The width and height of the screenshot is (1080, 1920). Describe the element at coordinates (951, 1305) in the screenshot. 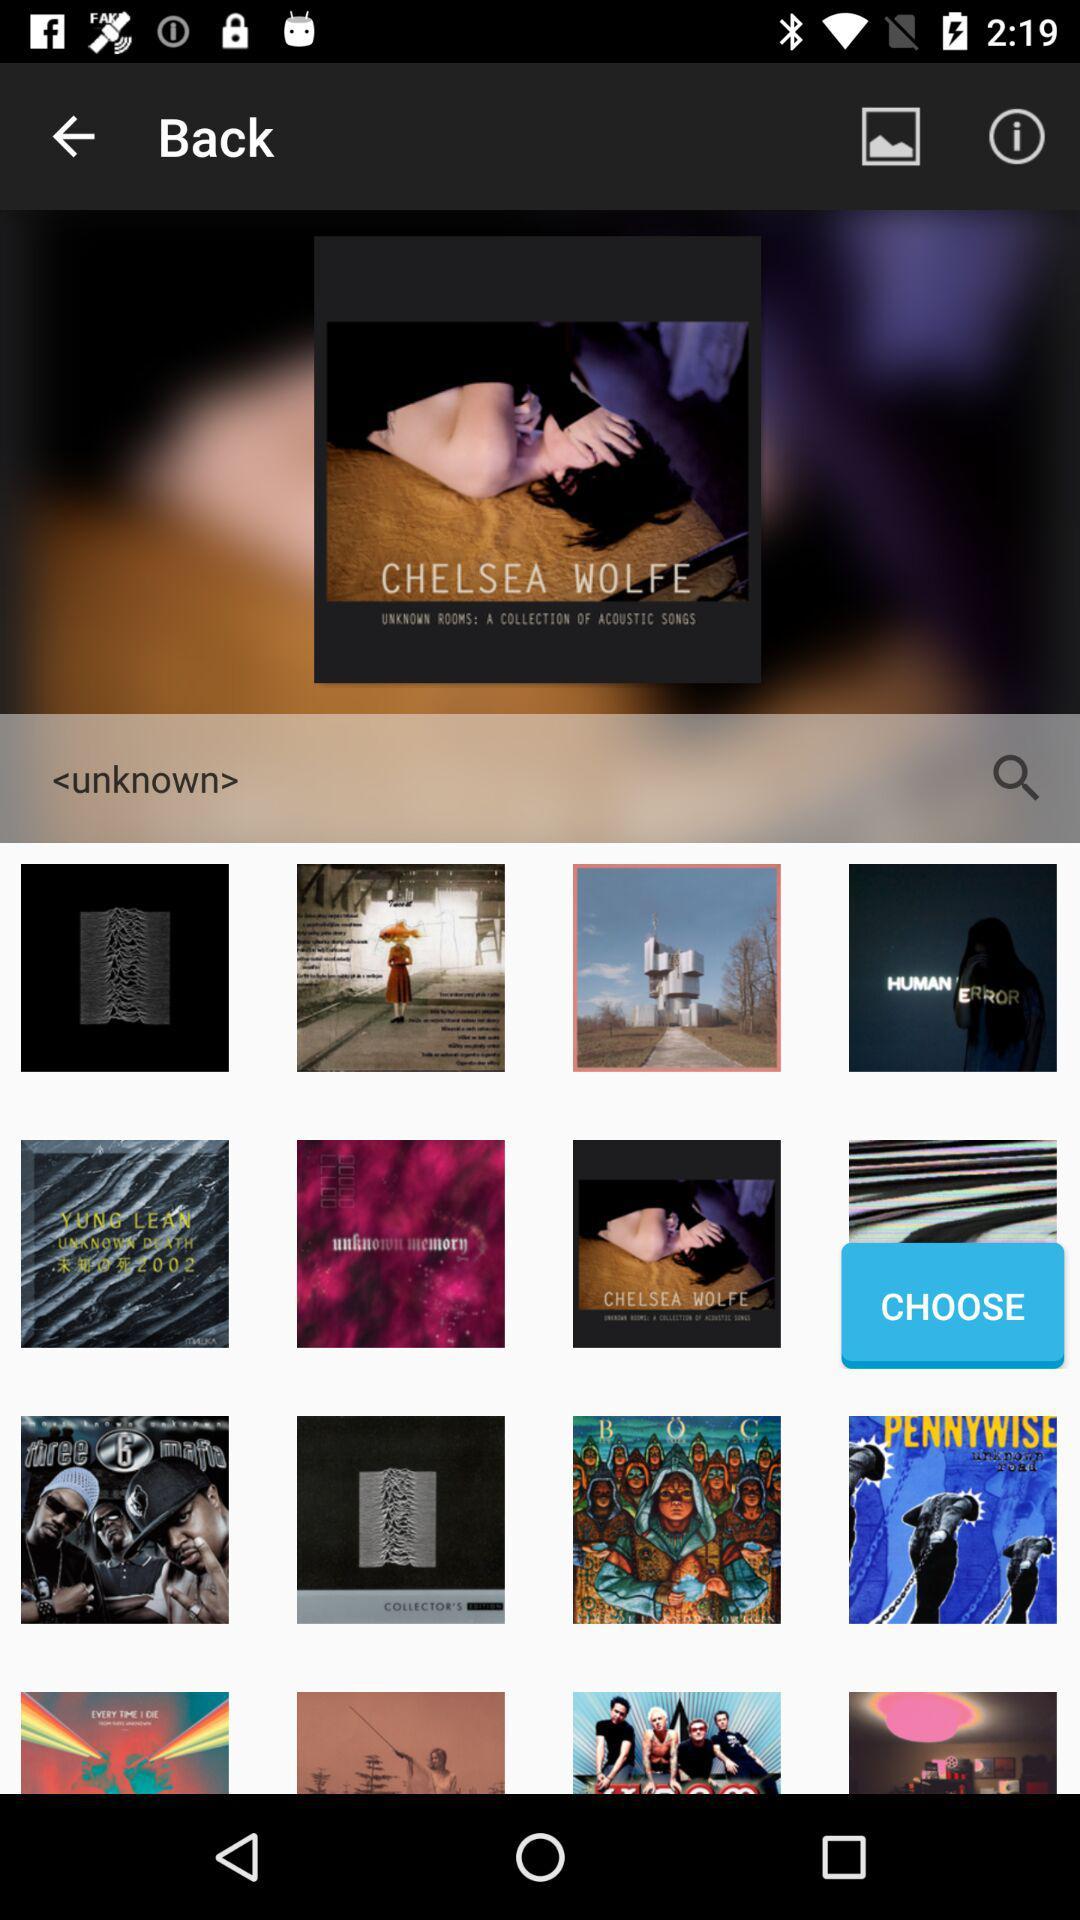

I see `choose icon` at that location.